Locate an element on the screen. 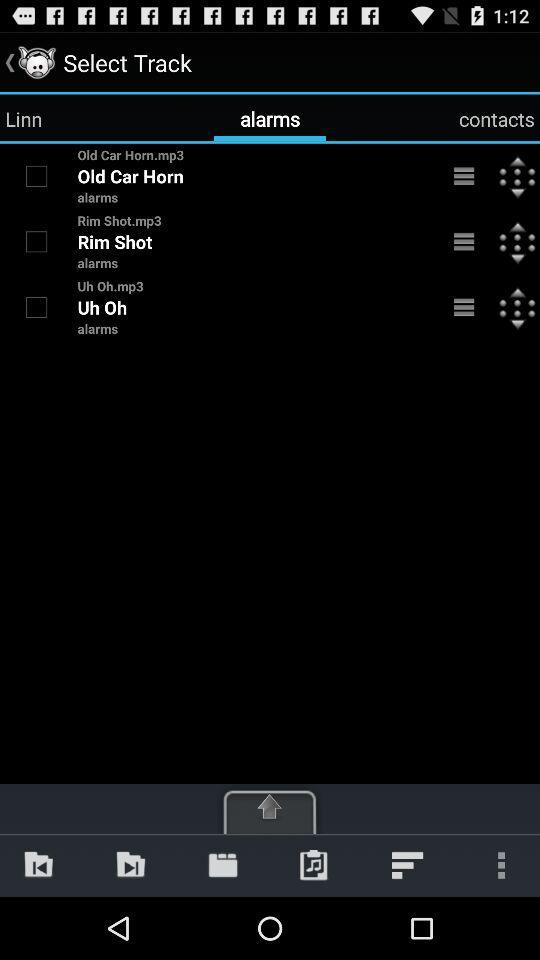 This screenshot has height=960, width=540. item is located at coordinates (36, 175).